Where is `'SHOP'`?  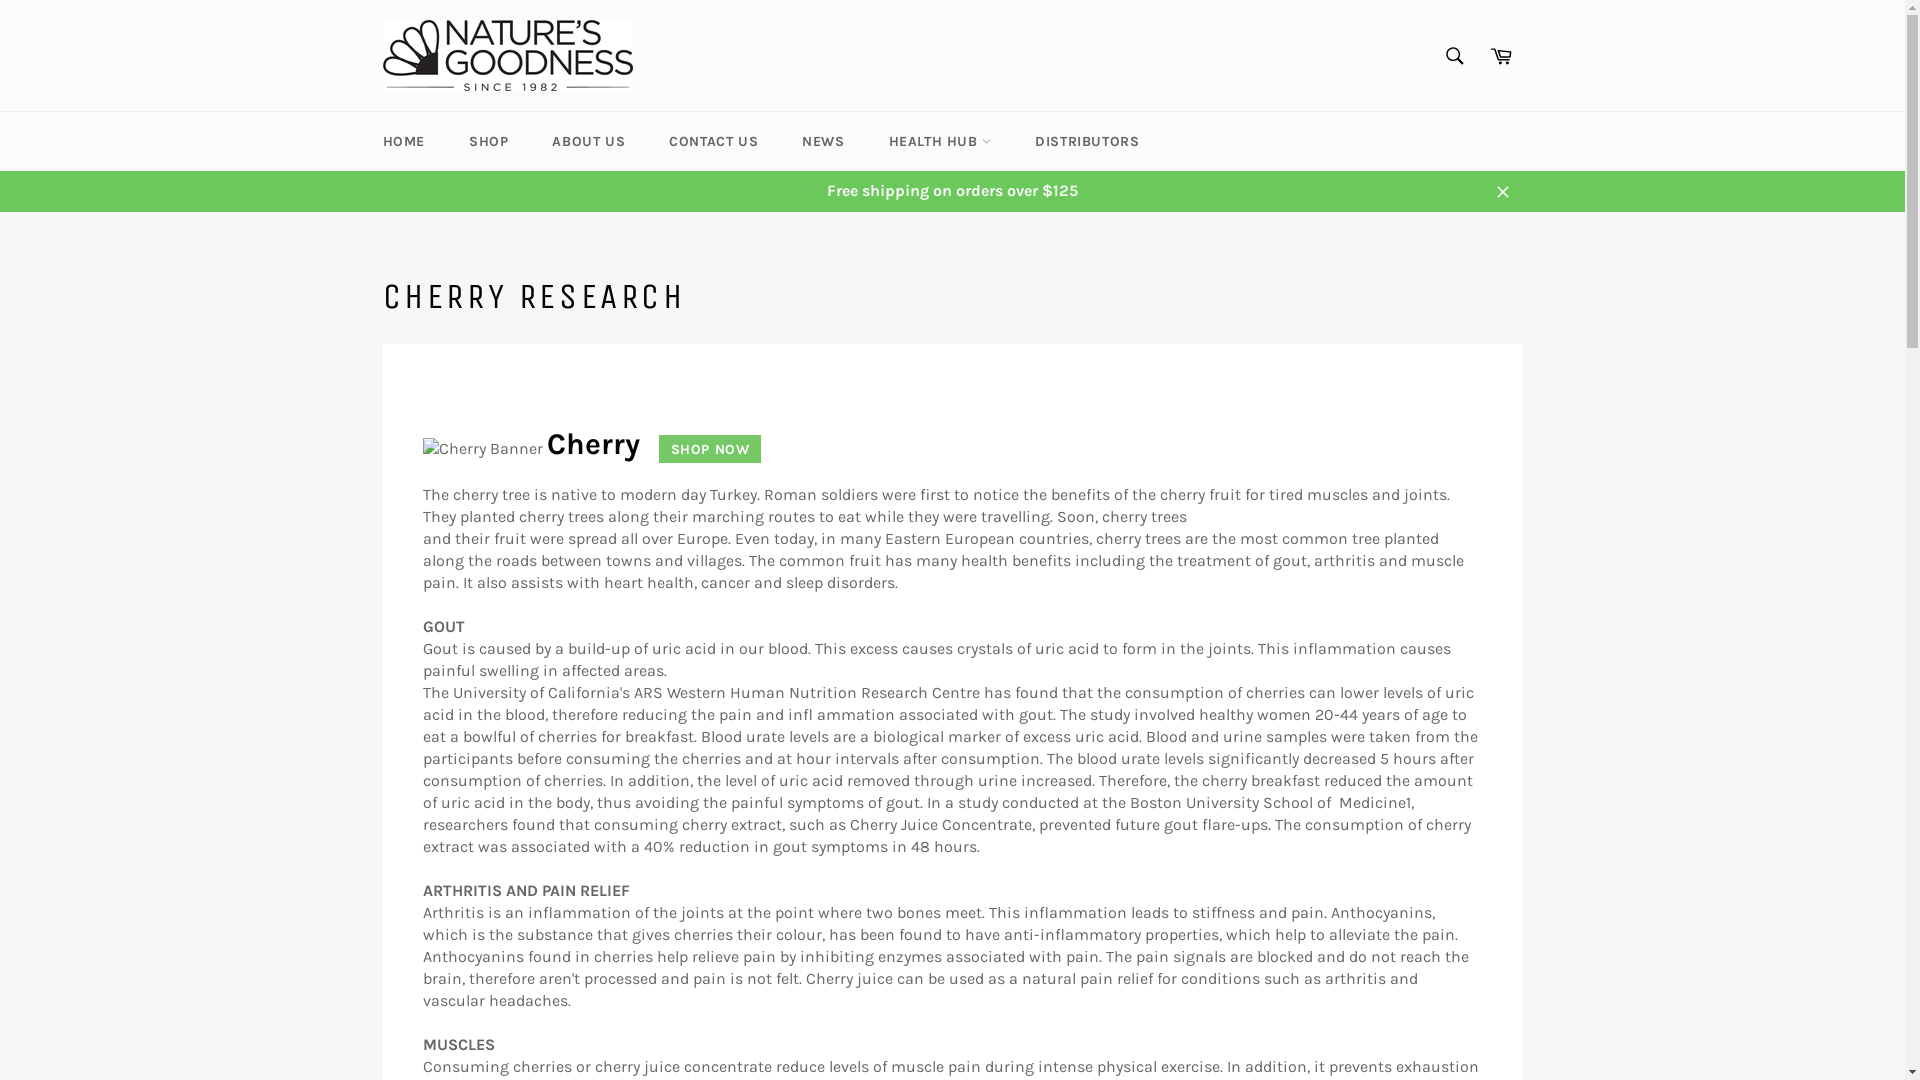 'SHOP' is located at coordinates (488, 140).